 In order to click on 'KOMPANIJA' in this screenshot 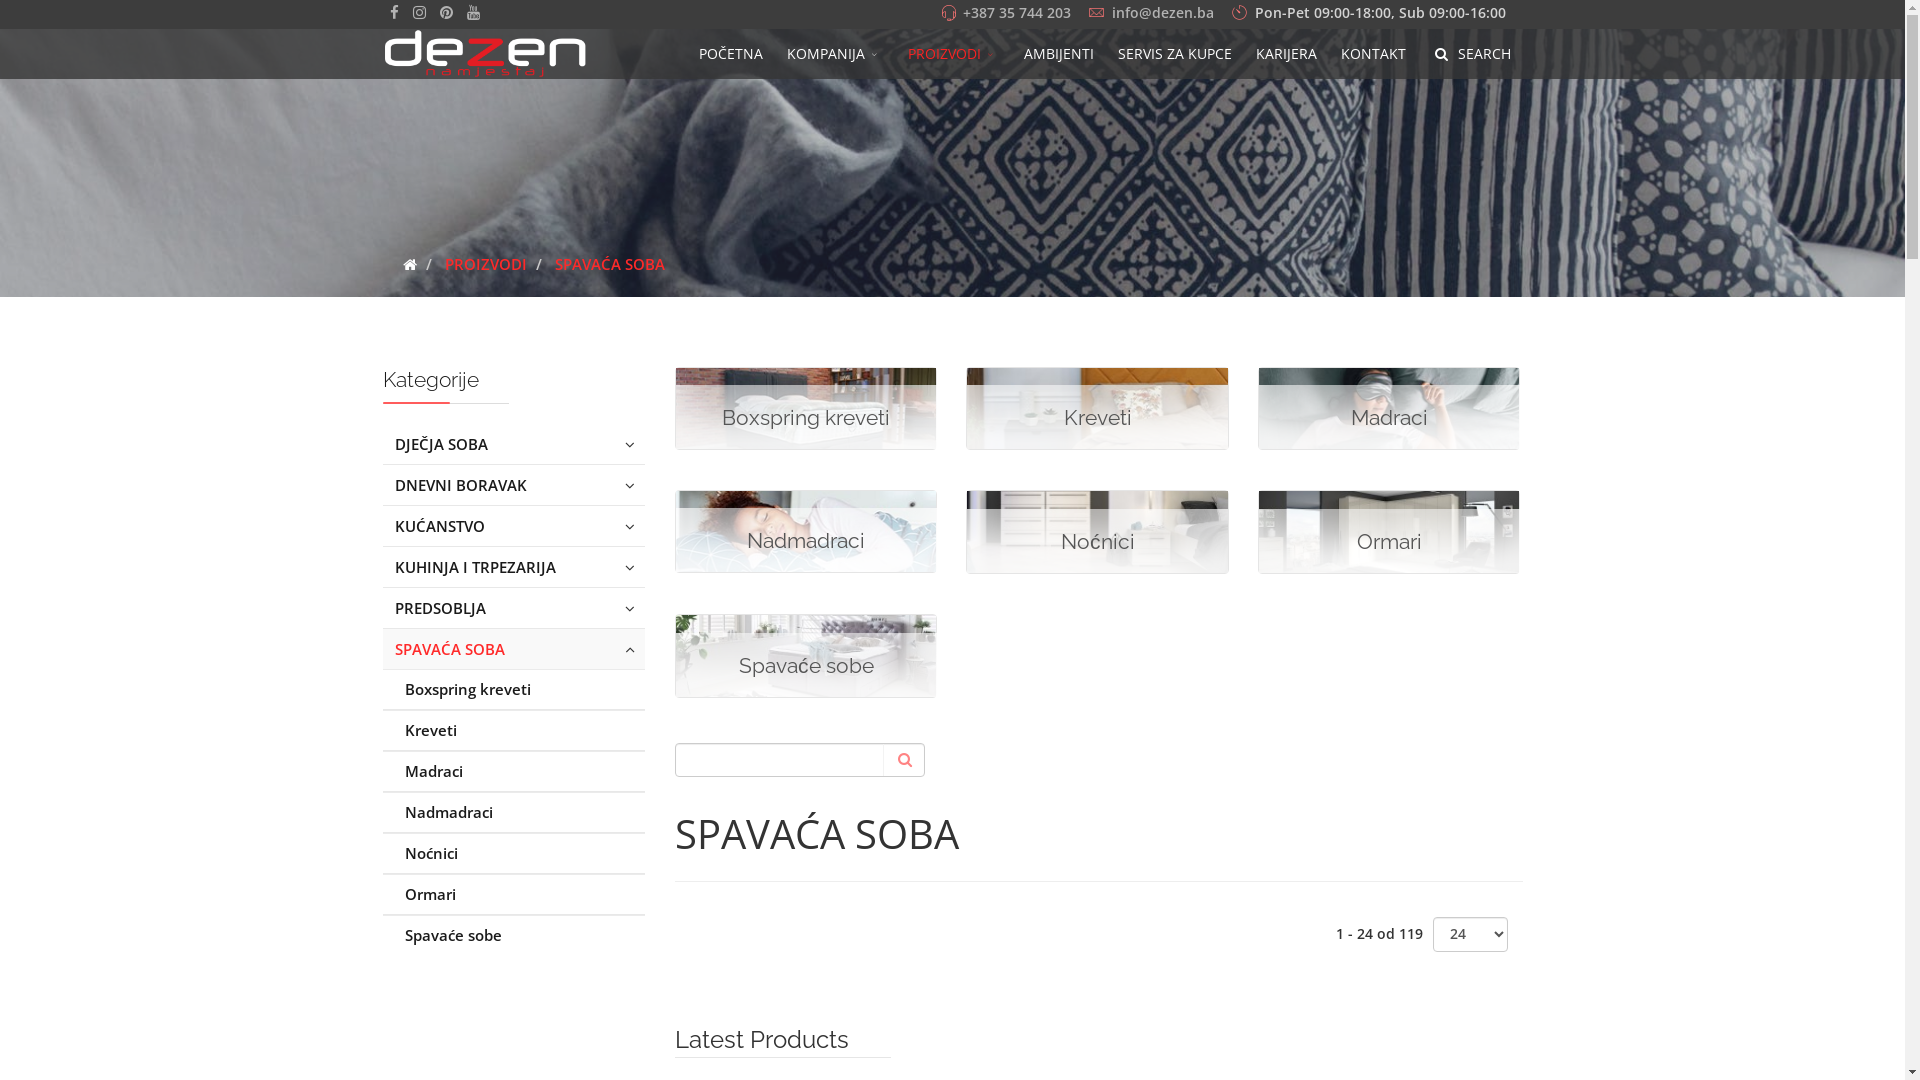, I will do `click(835, 53)`.